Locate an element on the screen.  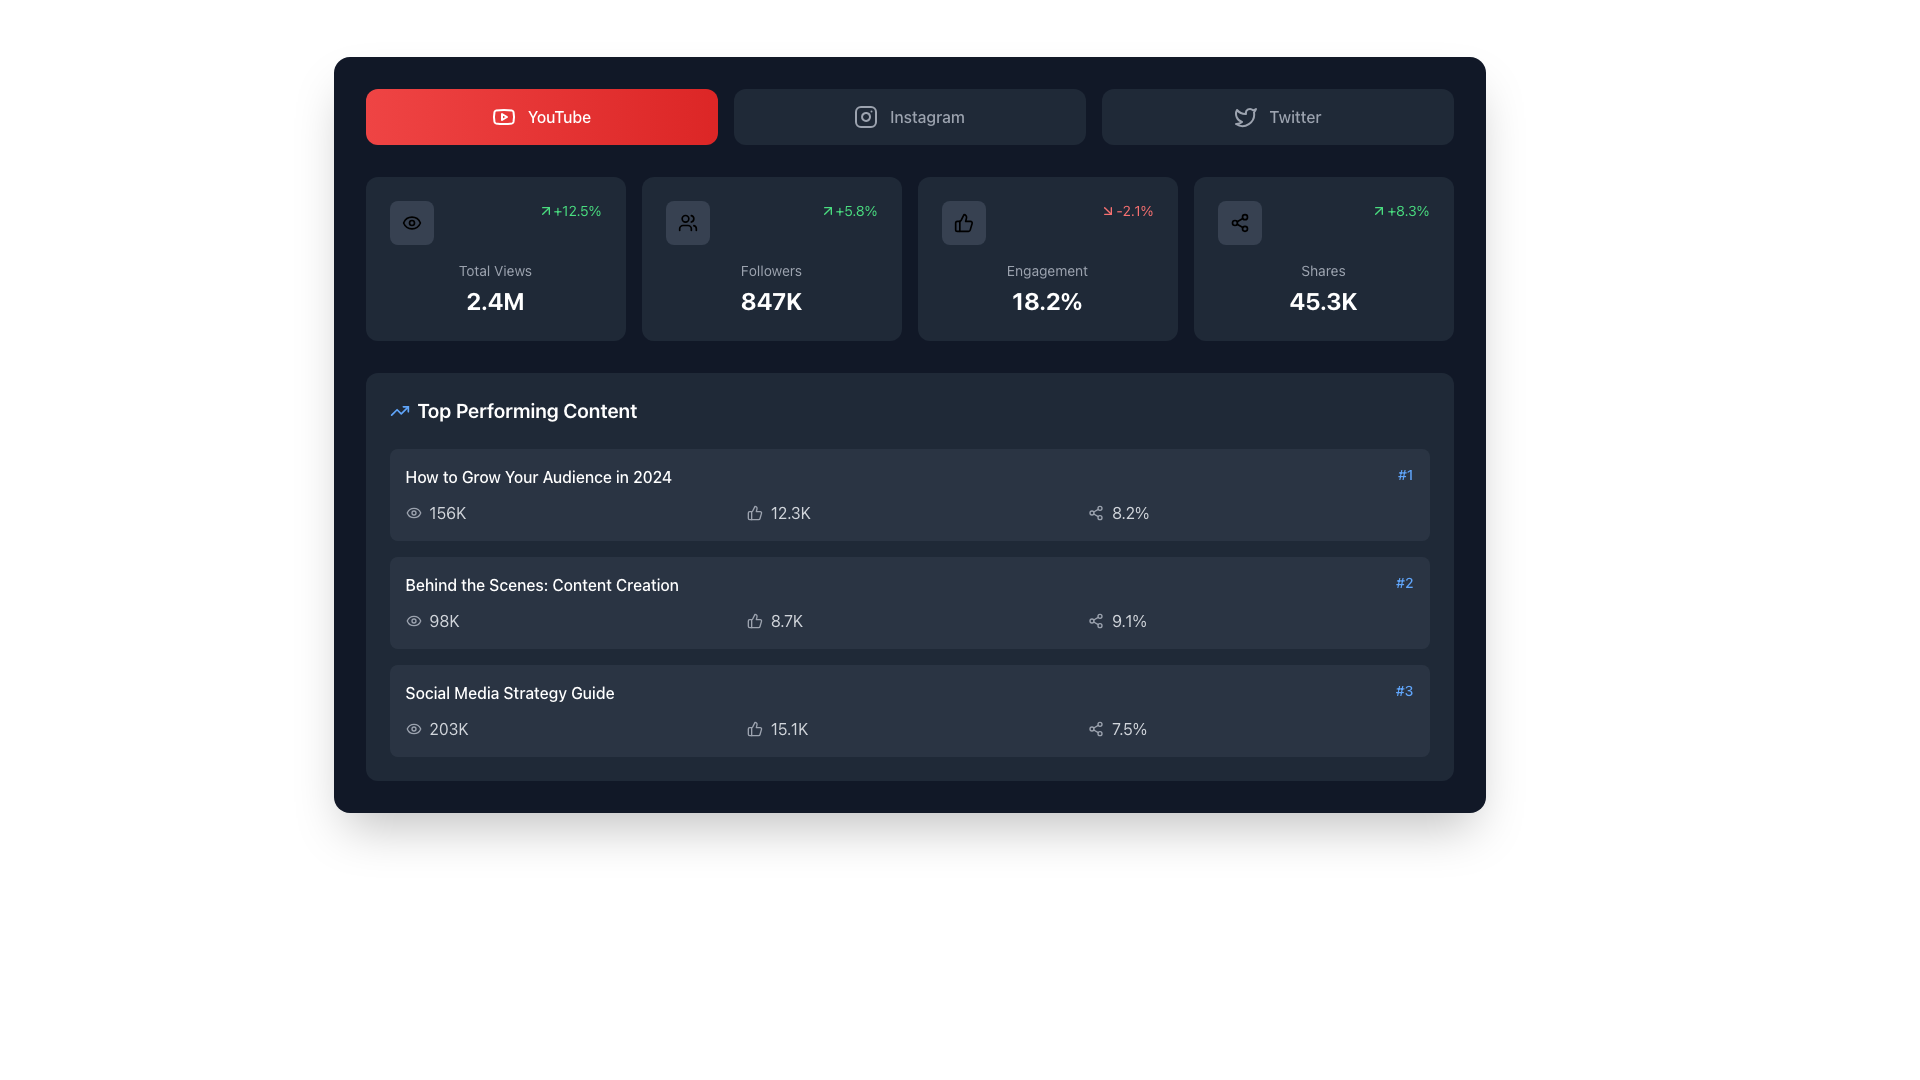
the share-related icon located in row '#2 Behind the Scenes: Content Creation', to the left of '9.1%' is located at coordinates (1095, 620).